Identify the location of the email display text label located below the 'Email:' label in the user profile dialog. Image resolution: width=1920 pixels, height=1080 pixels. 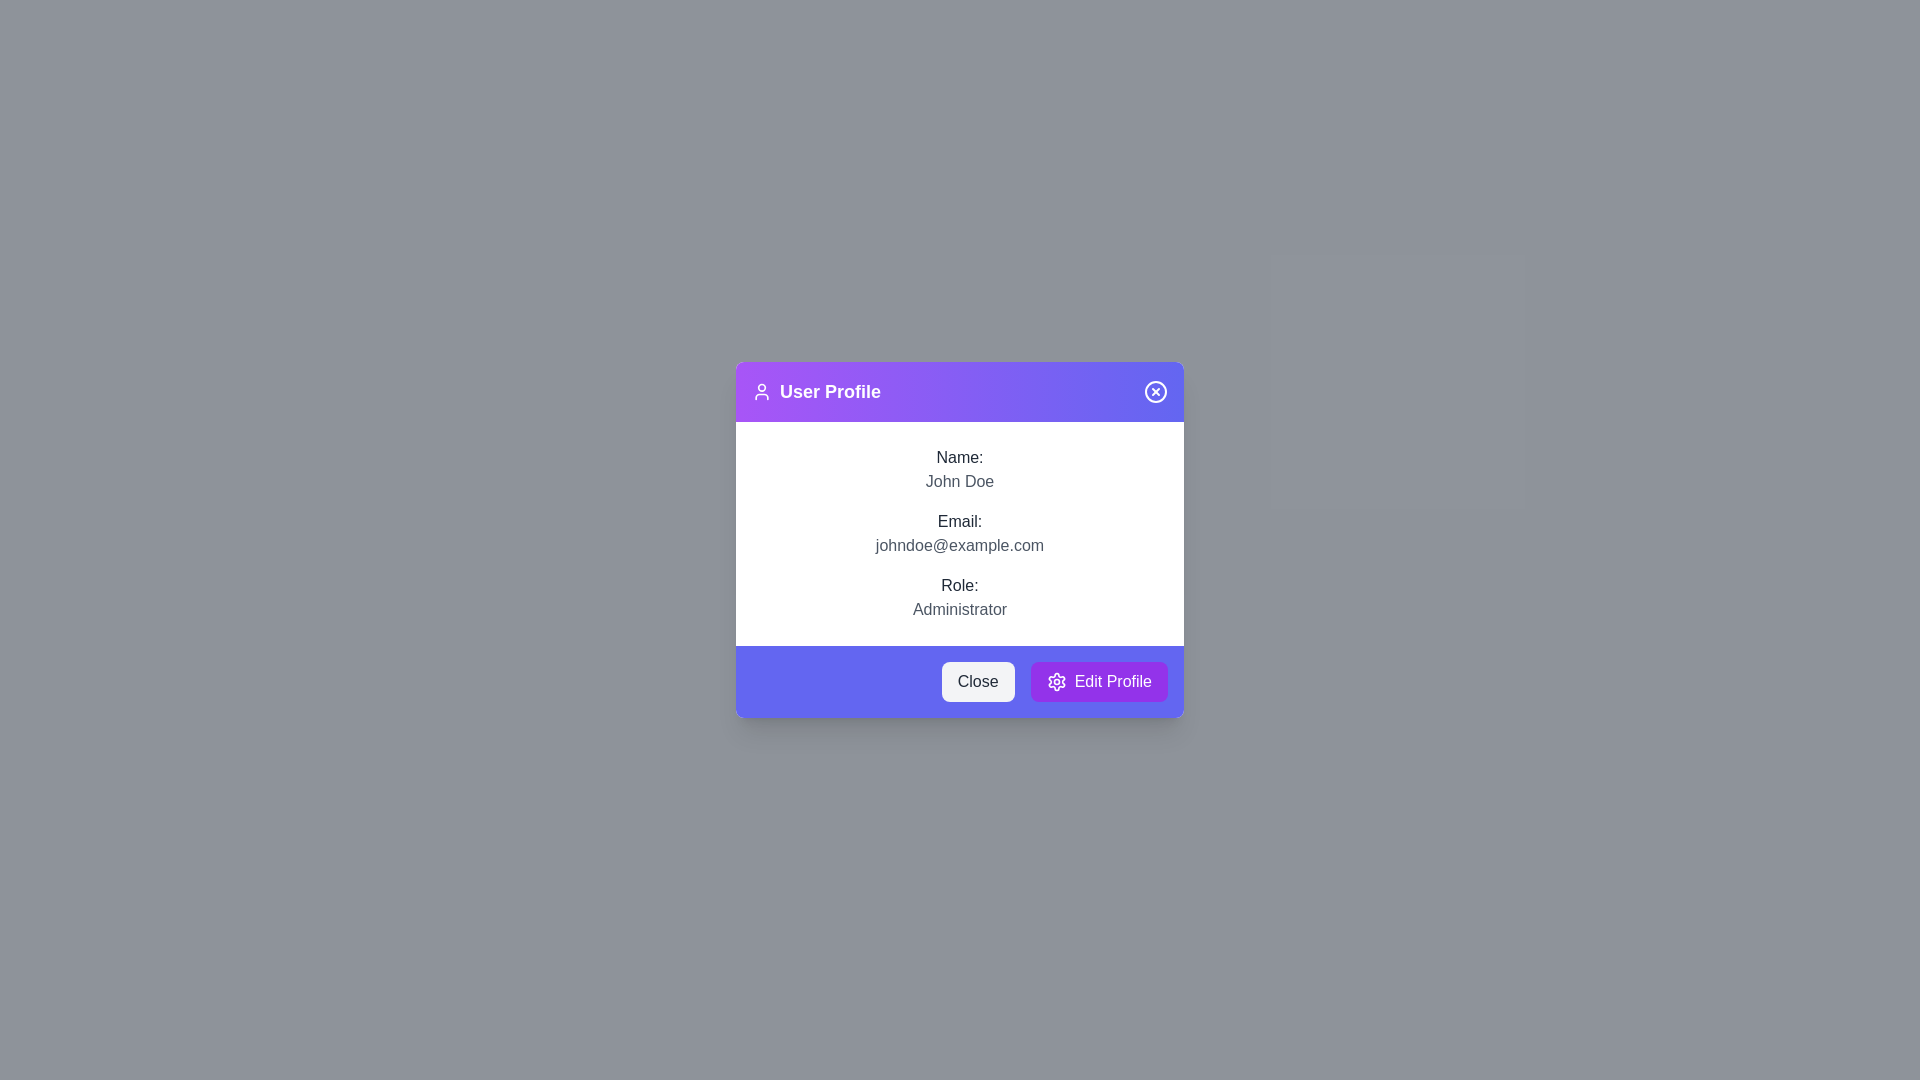
(960, 546).